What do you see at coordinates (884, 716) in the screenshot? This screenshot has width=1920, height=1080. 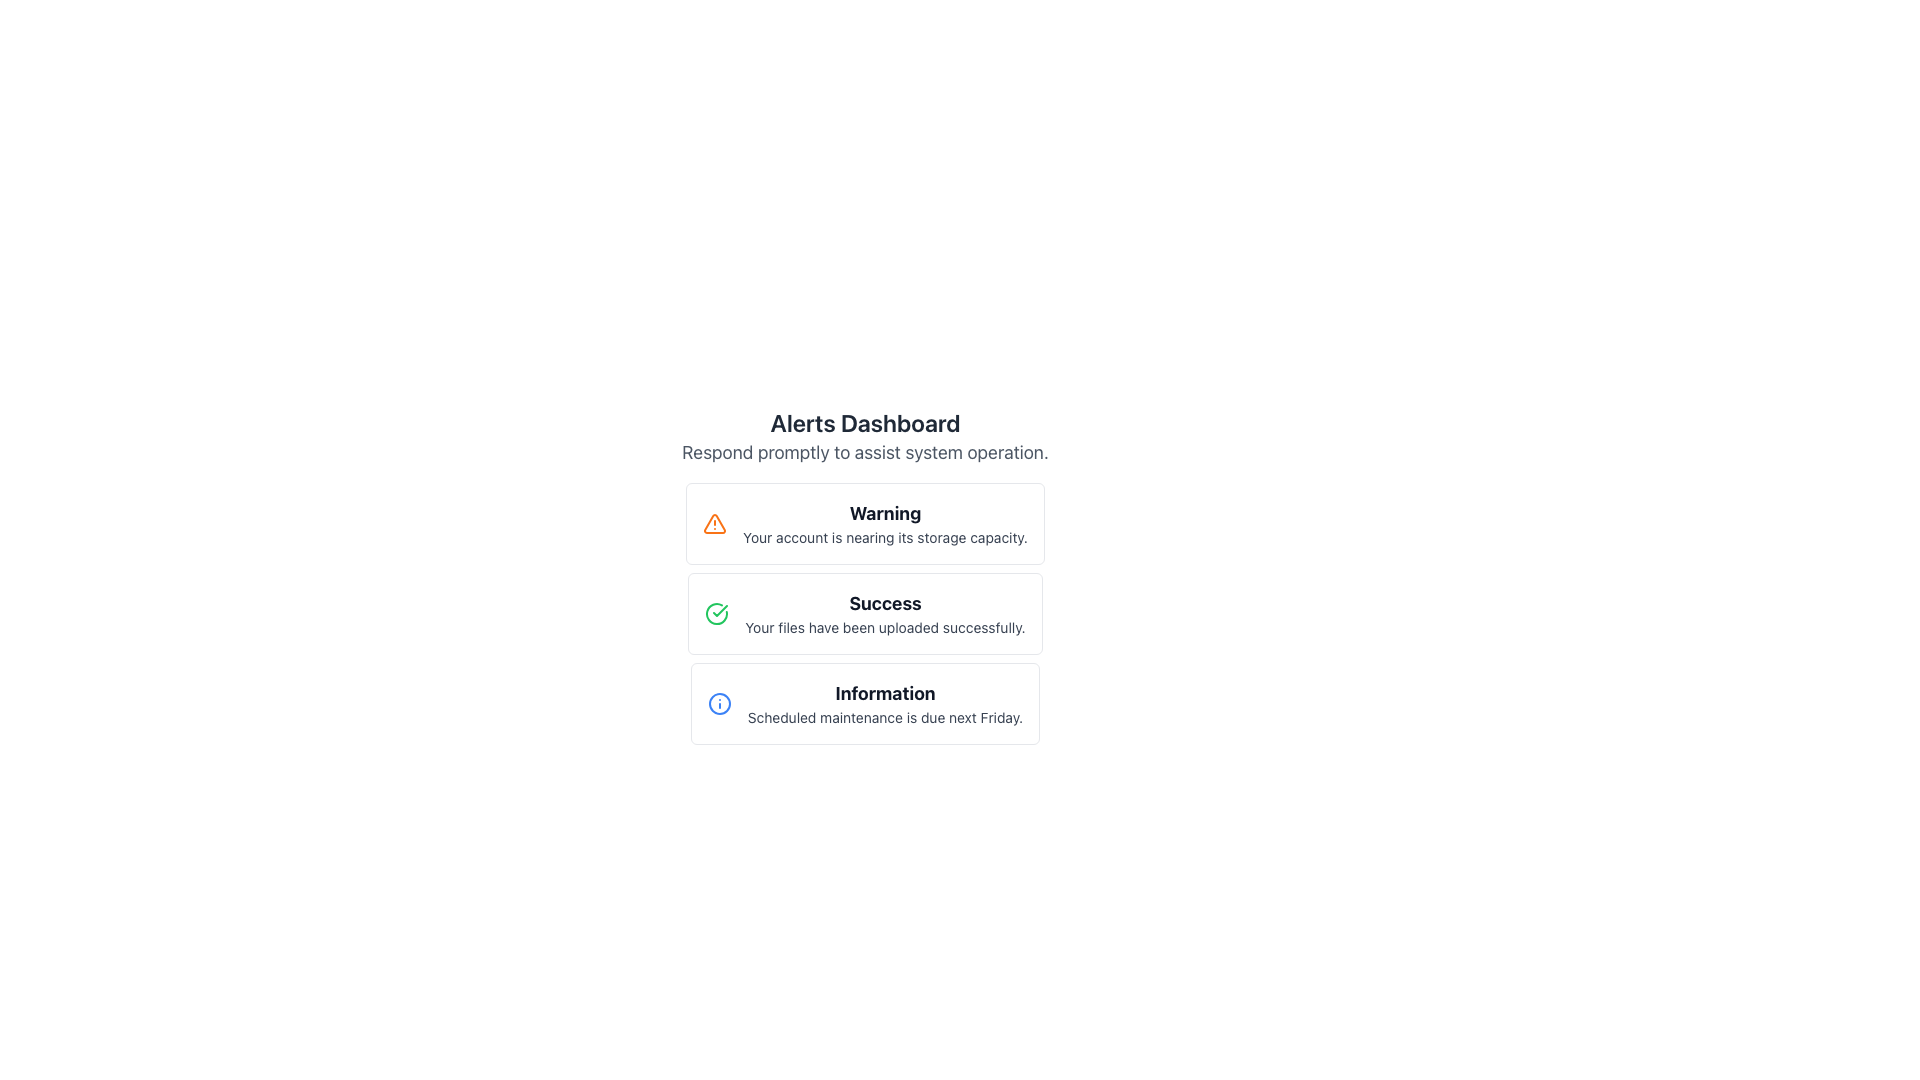 I see `the text statement 'Scheduled maintenance is due next Friday.' located at the bottom of the 'Information' card` at bounding box center [884, 716].